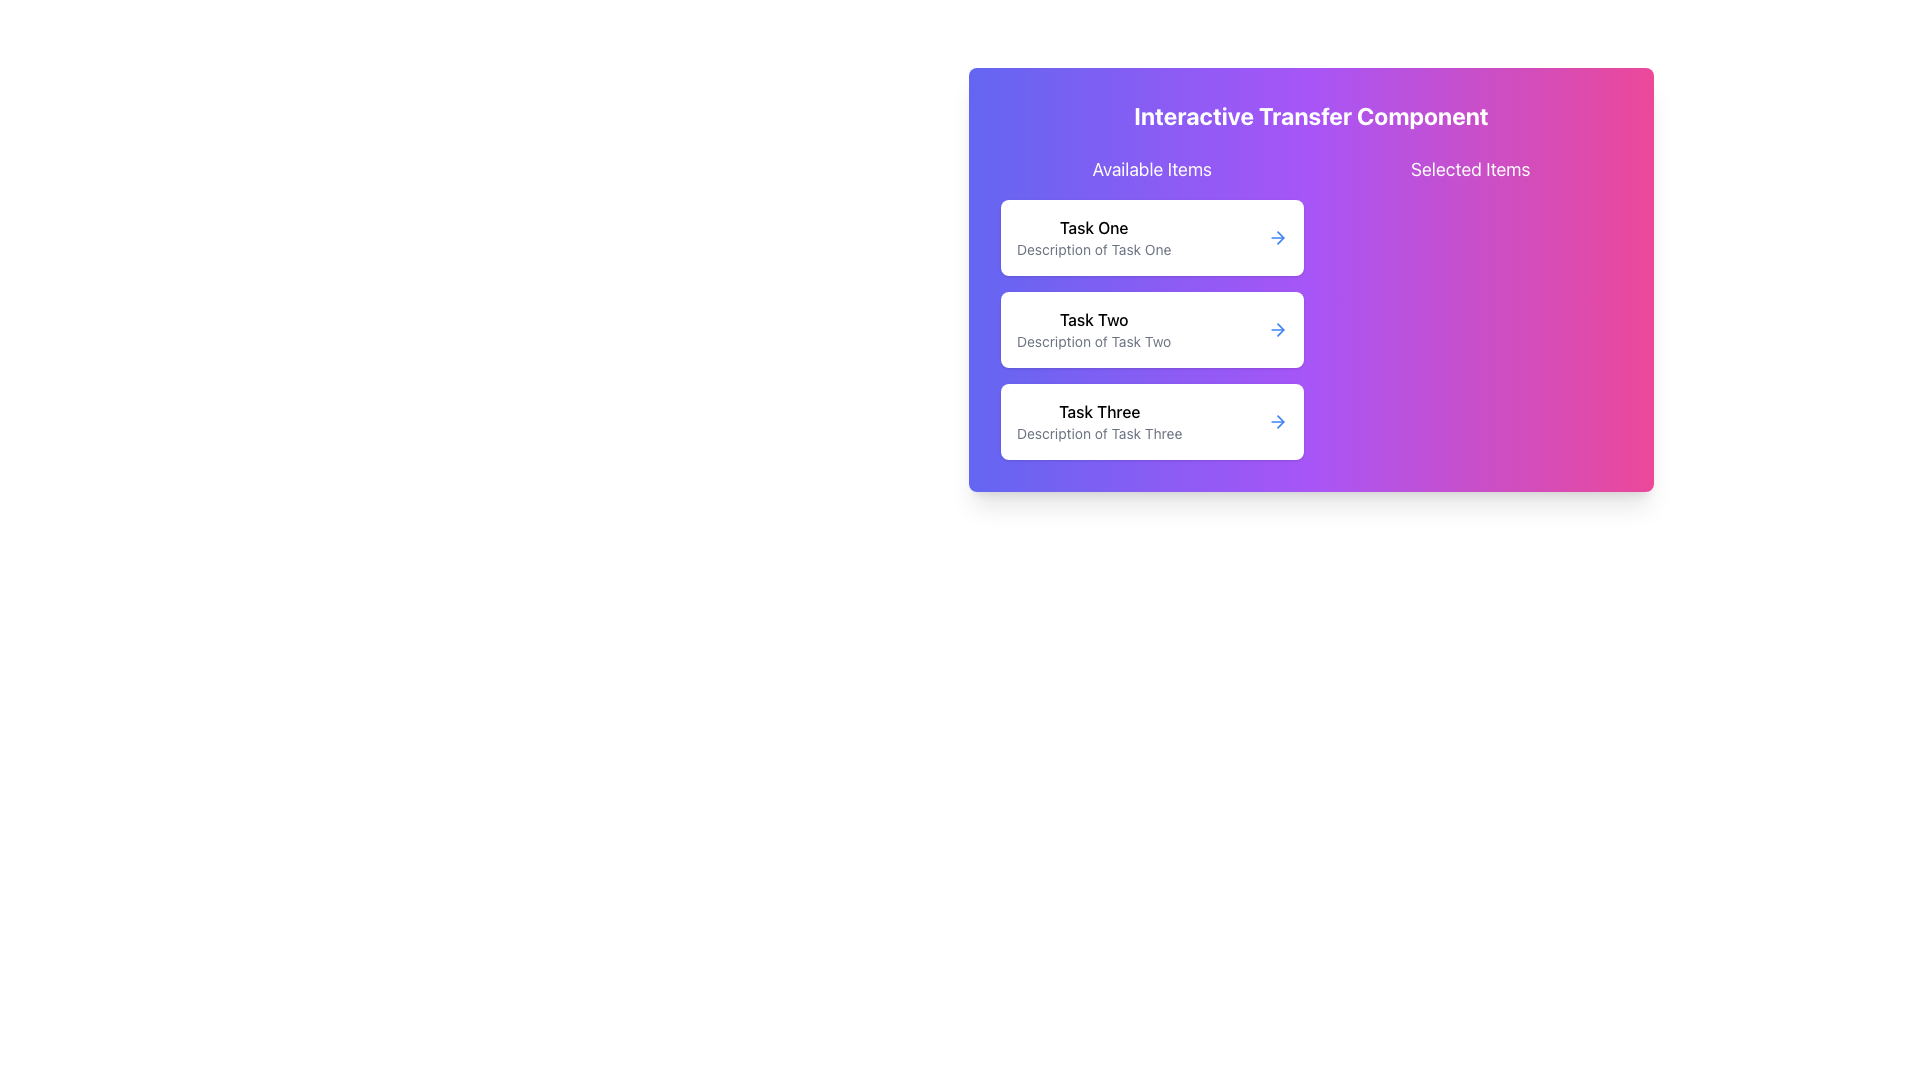  Describe the element at coordinates (1276, 329) in the screenshot. I see `the navigational button located on the right side of the 'Task Two' card in the 'Available Items' list` at that location.